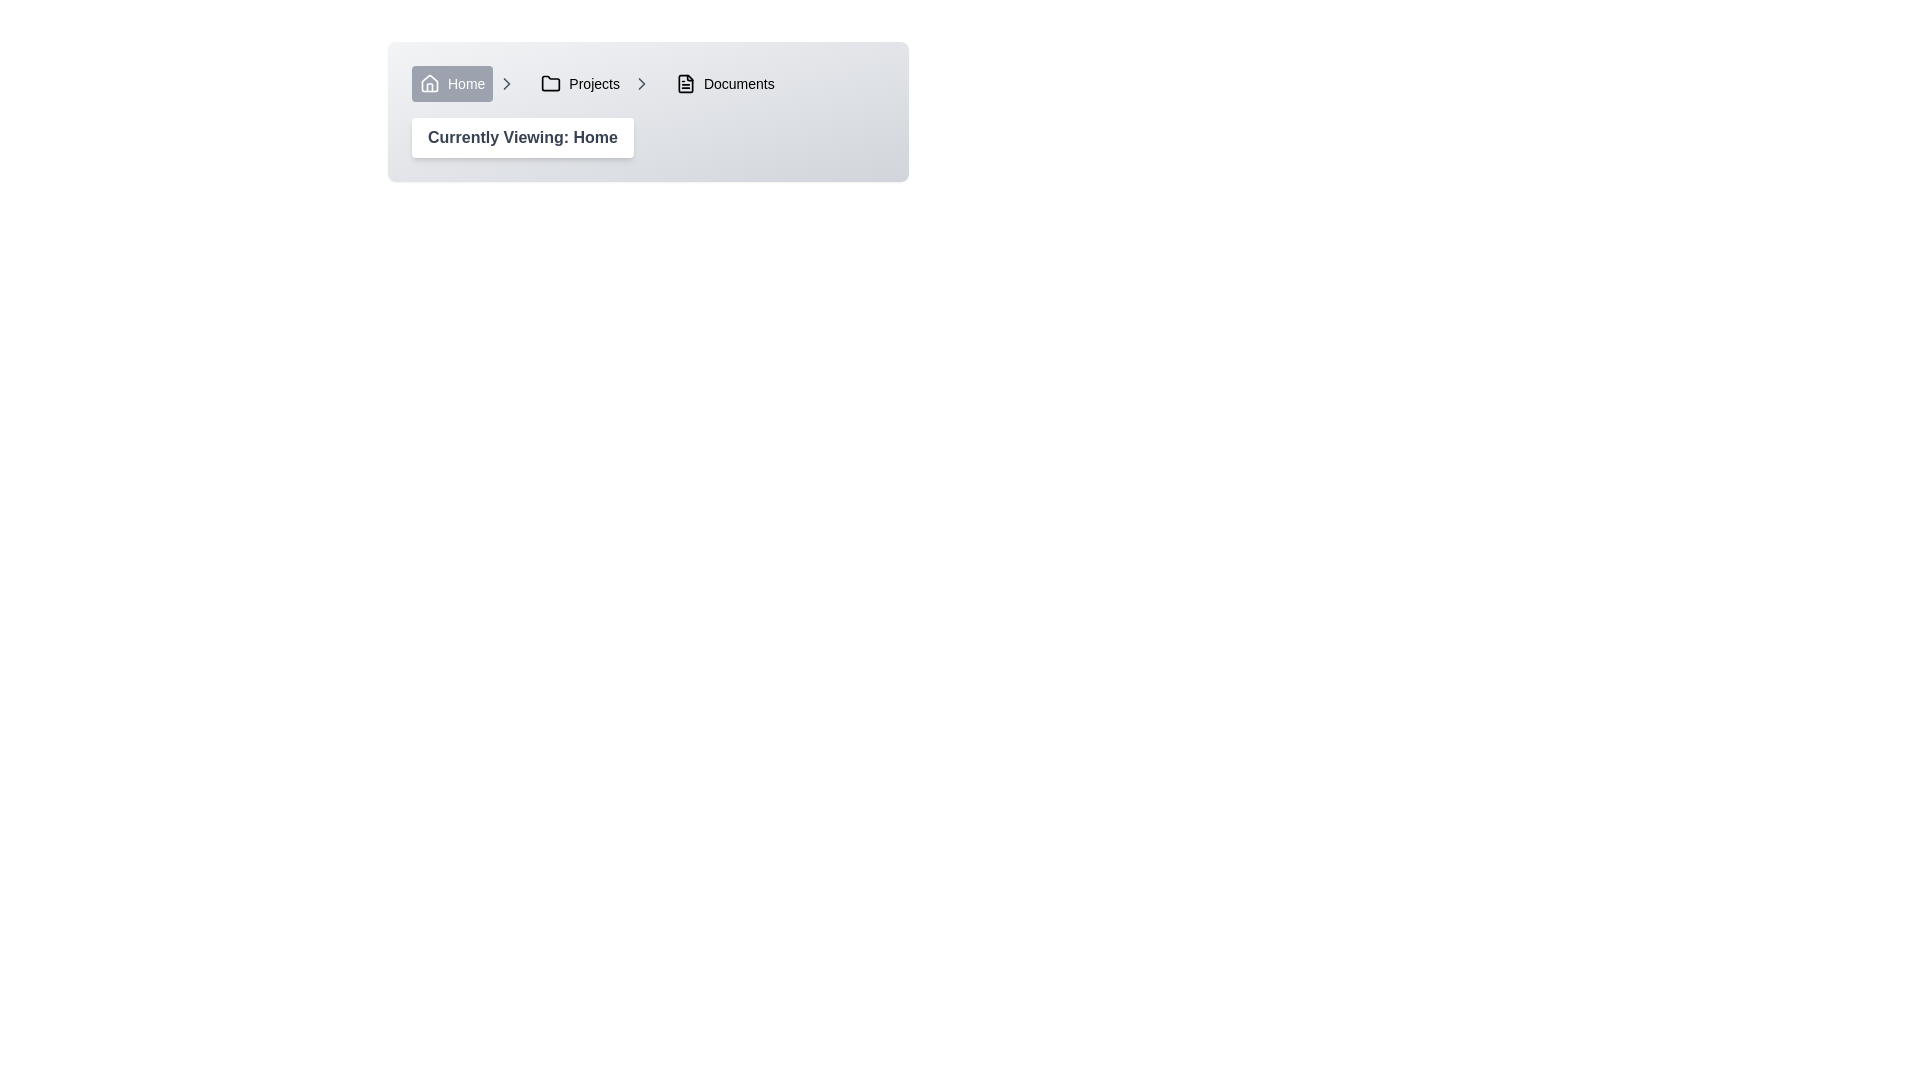  I want to click on the chevron icon in the breadcrumb navigation bar that separates 'Projects' and 'Documents', so click(507, 83).